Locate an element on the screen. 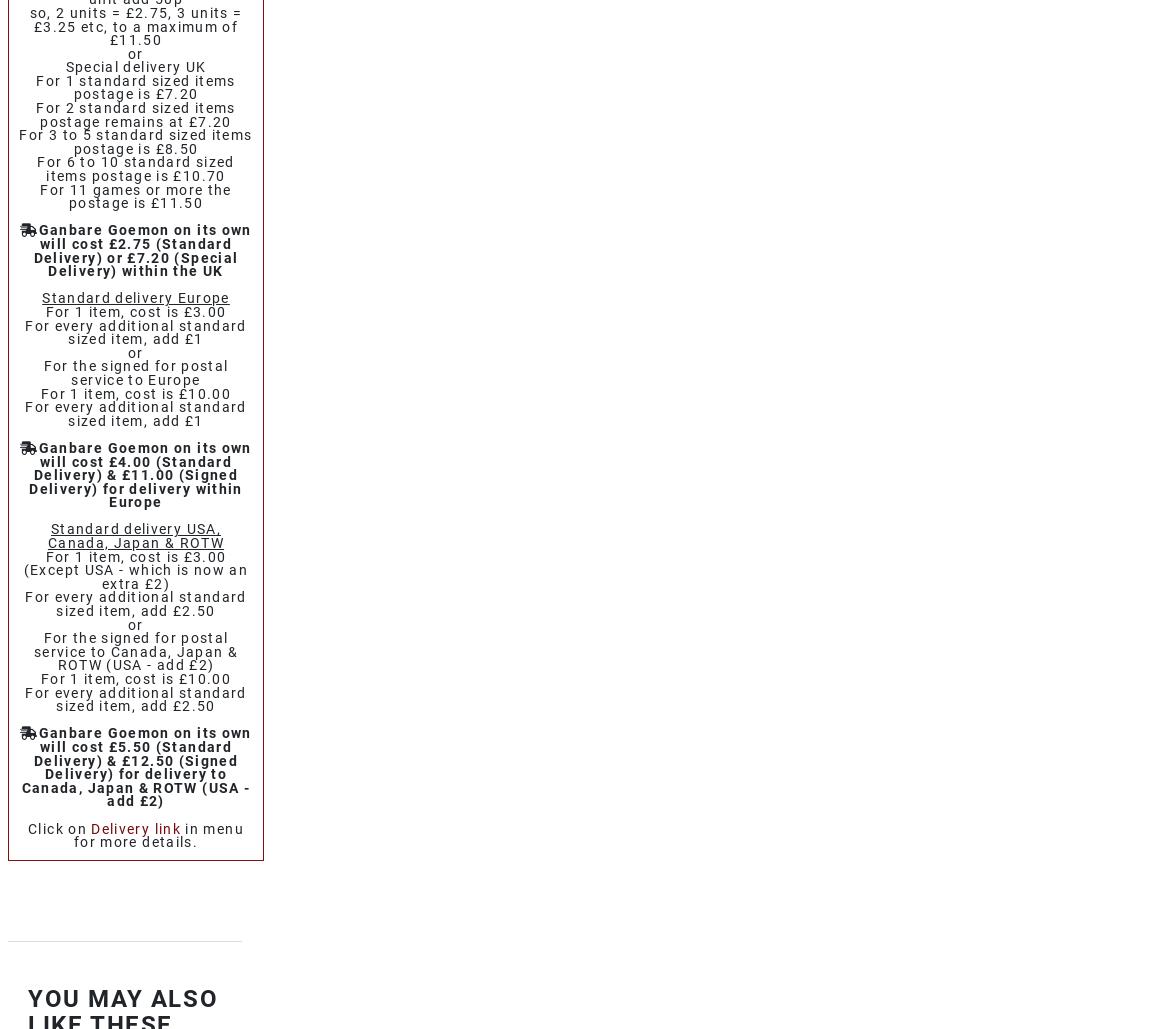 This screenshot has width=1176, height=1029. 'Merchandise' is located at coordinates (109, 525).